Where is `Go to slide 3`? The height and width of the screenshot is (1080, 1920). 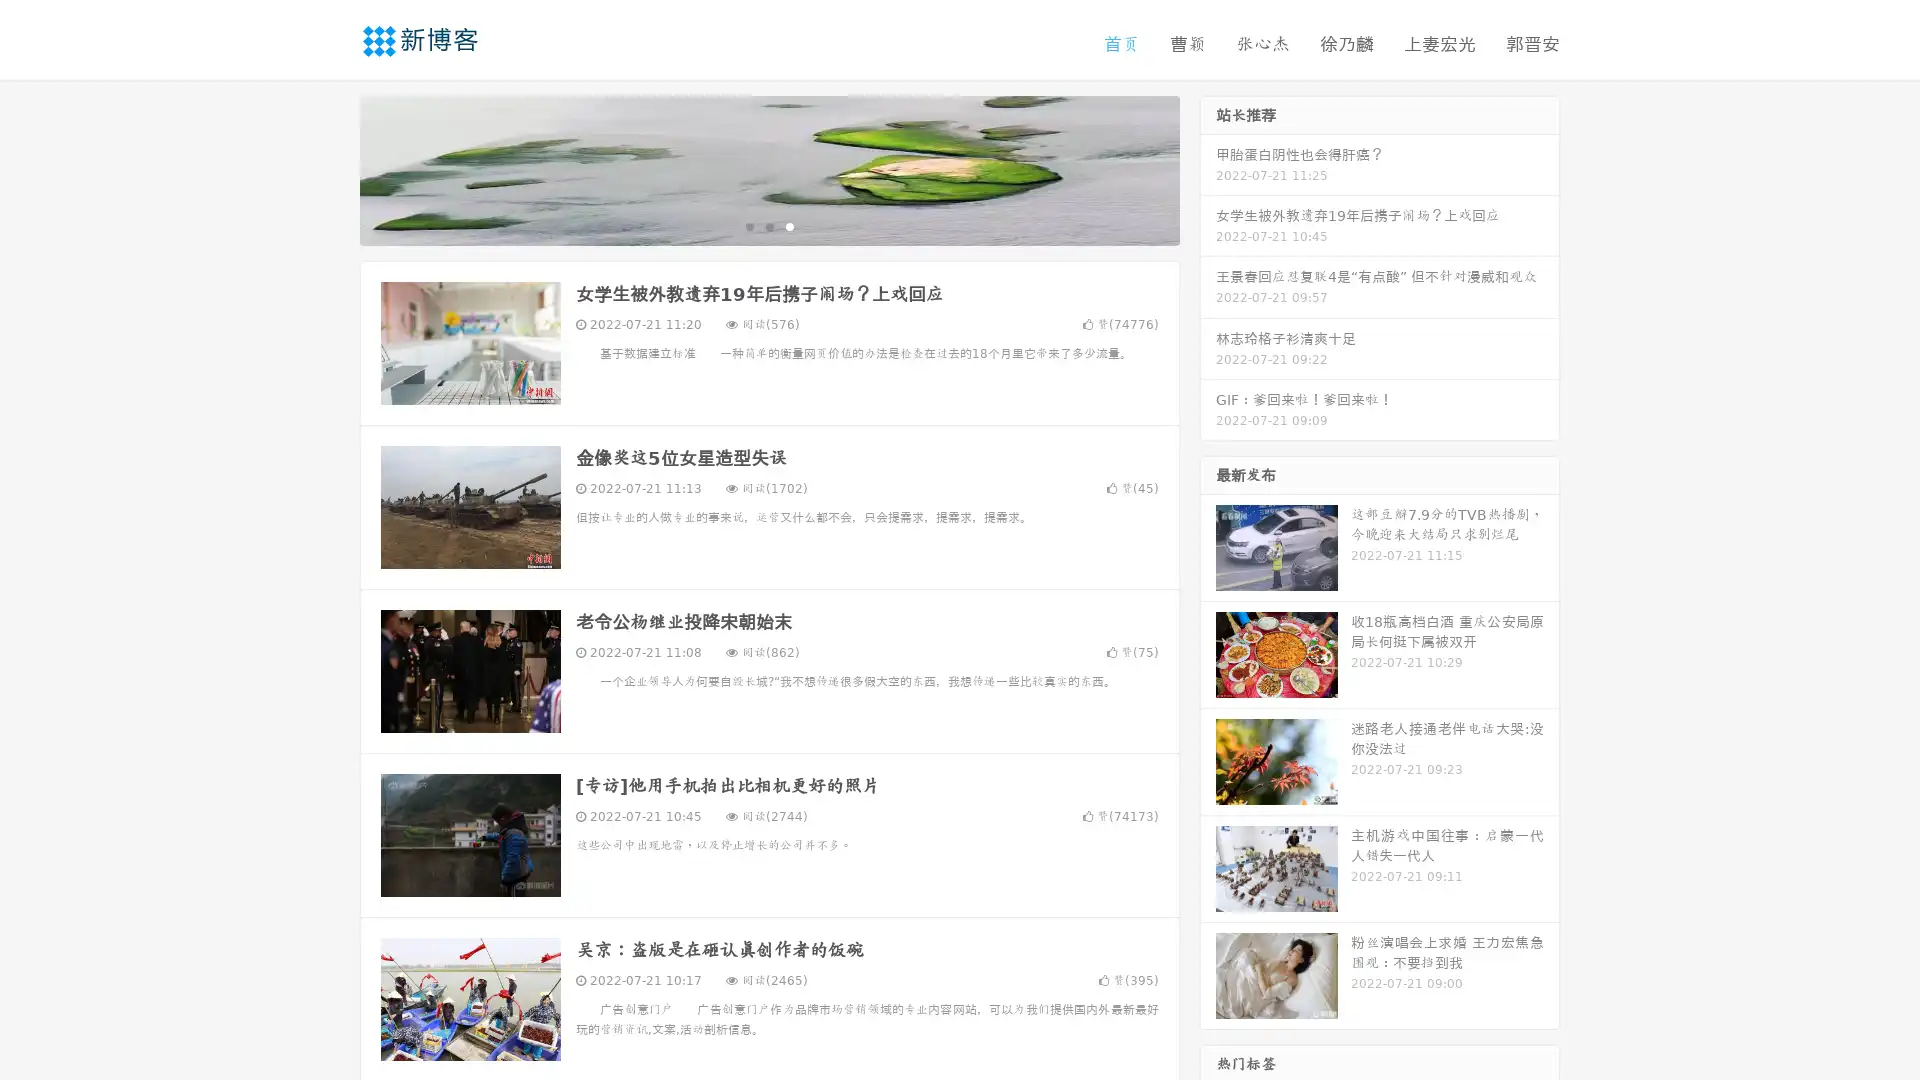
Go to slide 3 is located at coordinates (789, 225).